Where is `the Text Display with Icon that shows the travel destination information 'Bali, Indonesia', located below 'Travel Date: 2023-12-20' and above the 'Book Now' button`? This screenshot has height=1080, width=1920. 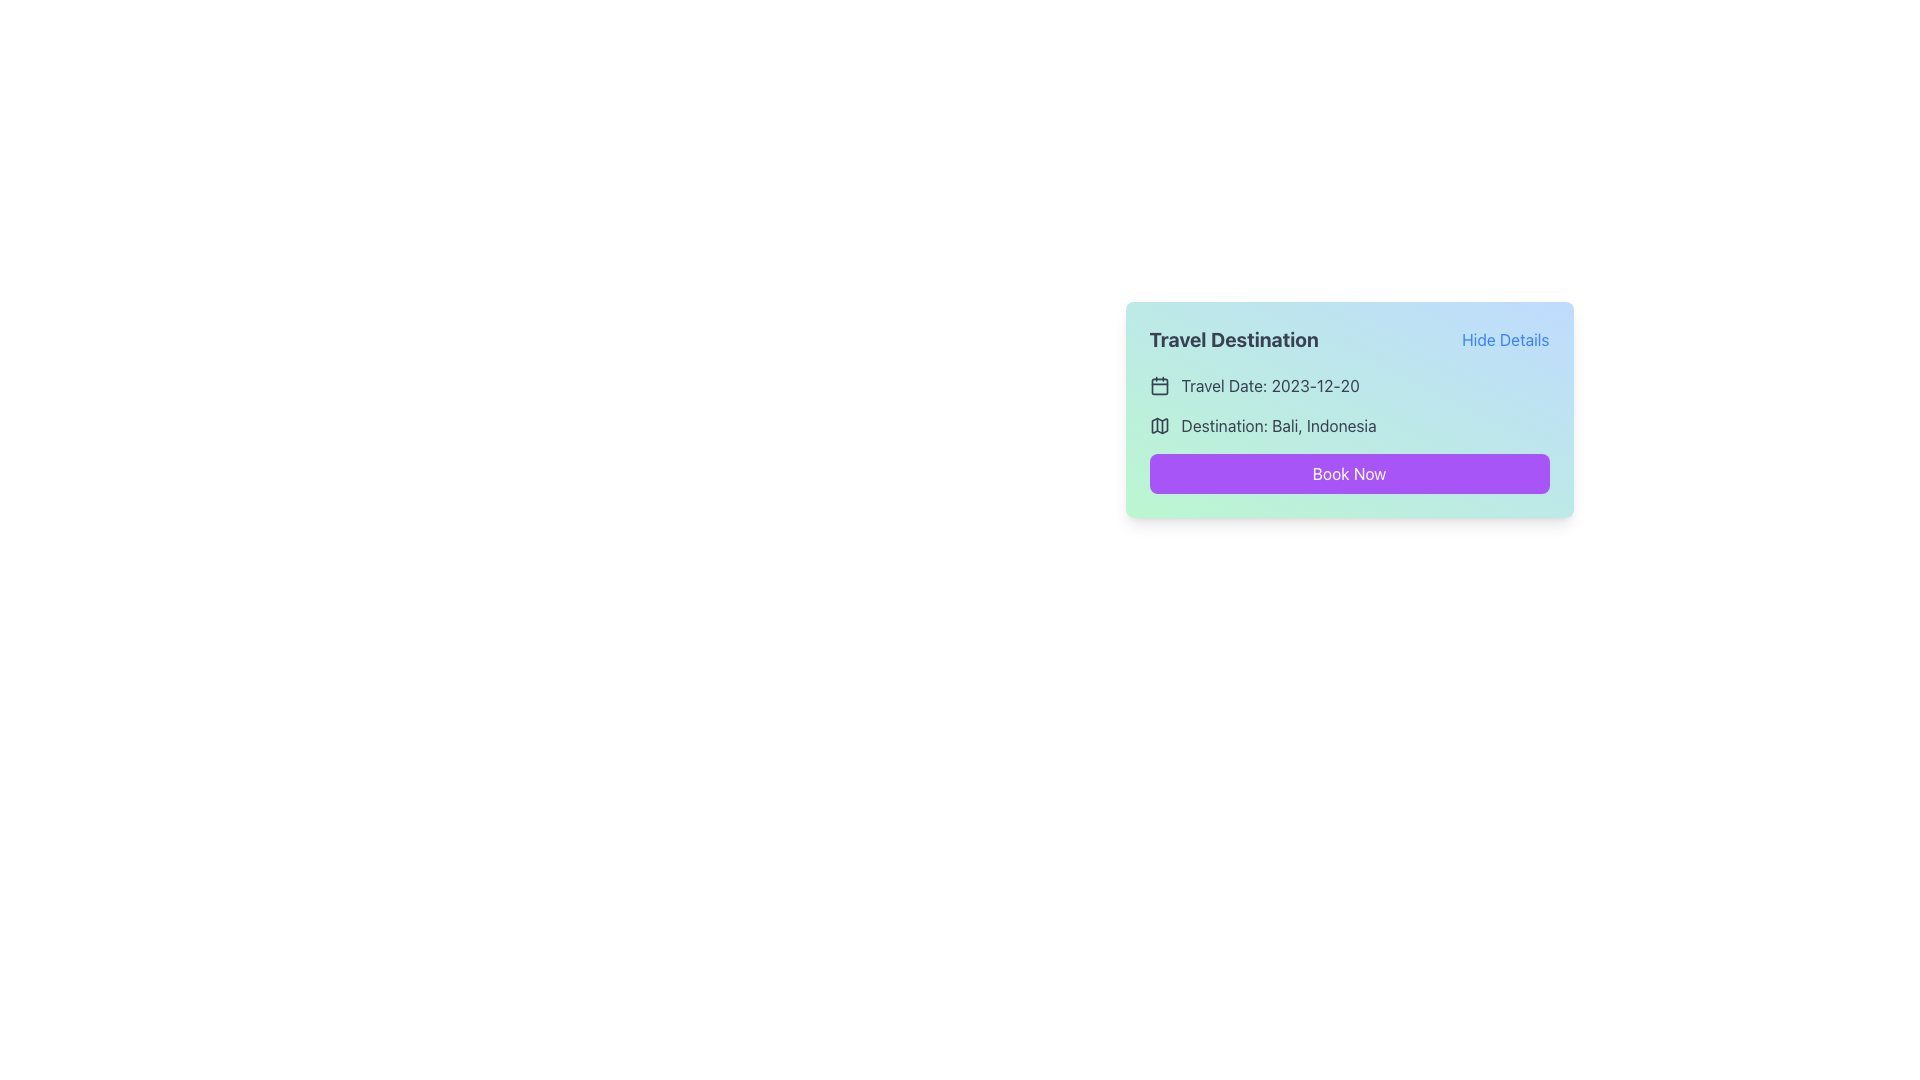 the Text Display with Icon that shows the travel destination information 'Bali, Indonesia', located below 'Travel Date: 2023-12-20' and above the 'Book Now' button is located at coordinates (1349, 424).